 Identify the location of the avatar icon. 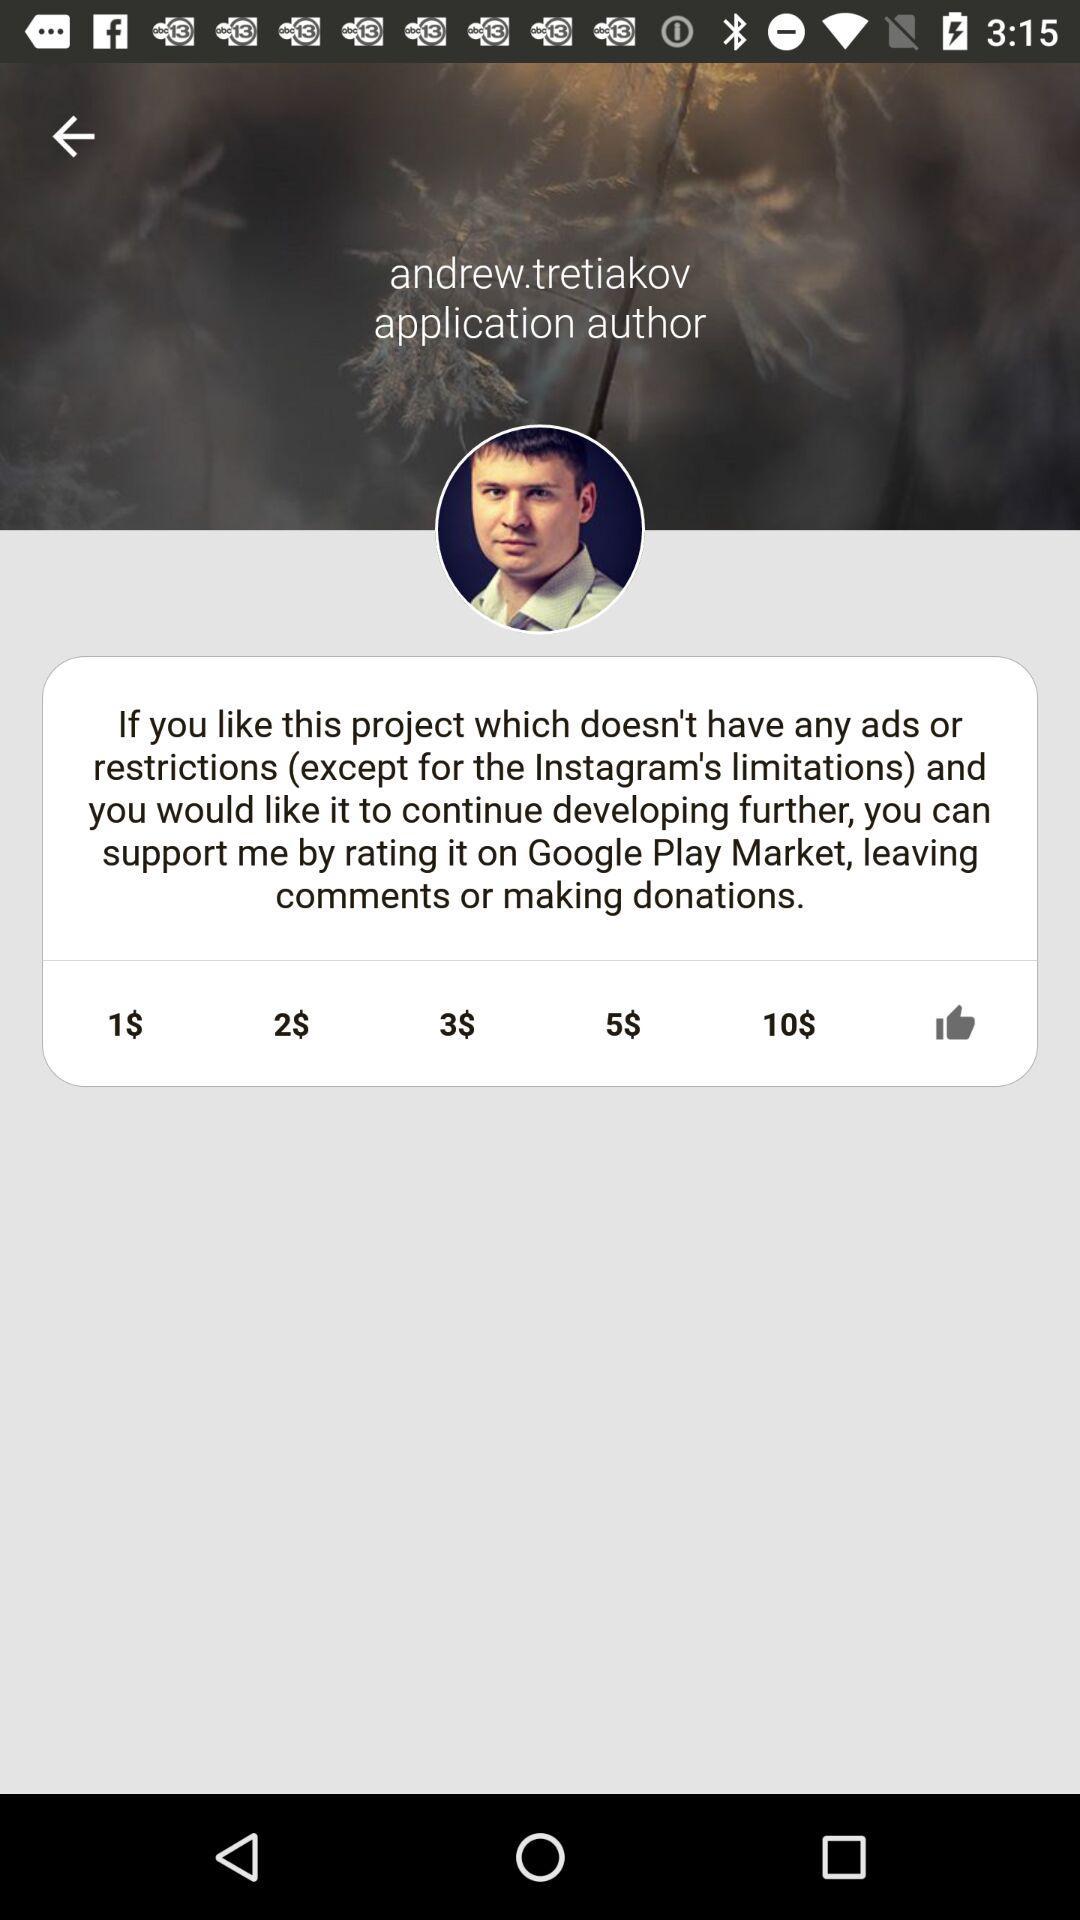
(540, 529).